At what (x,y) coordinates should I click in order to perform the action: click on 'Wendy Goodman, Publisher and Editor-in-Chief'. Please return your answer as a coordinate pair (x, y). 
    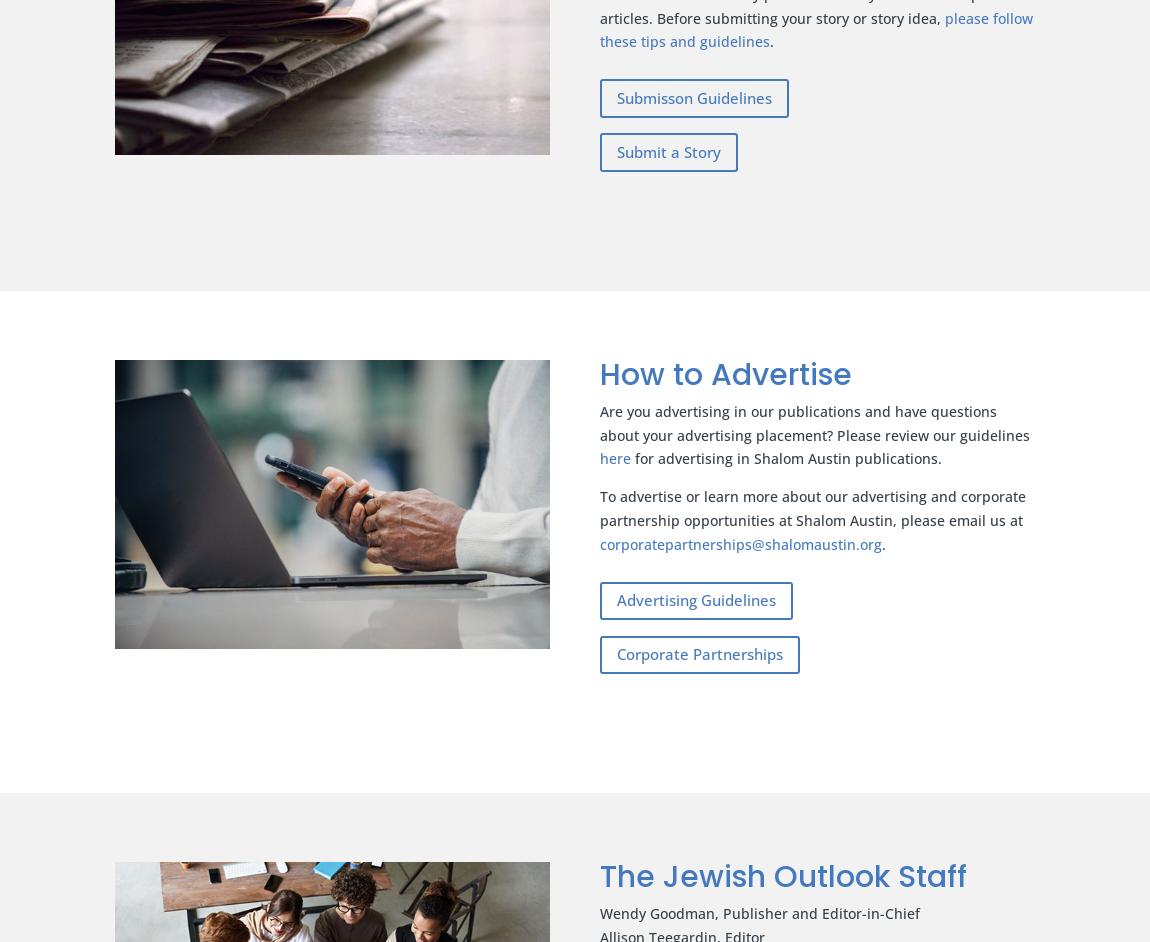
    Looking at the image, I should click on (759, 912).